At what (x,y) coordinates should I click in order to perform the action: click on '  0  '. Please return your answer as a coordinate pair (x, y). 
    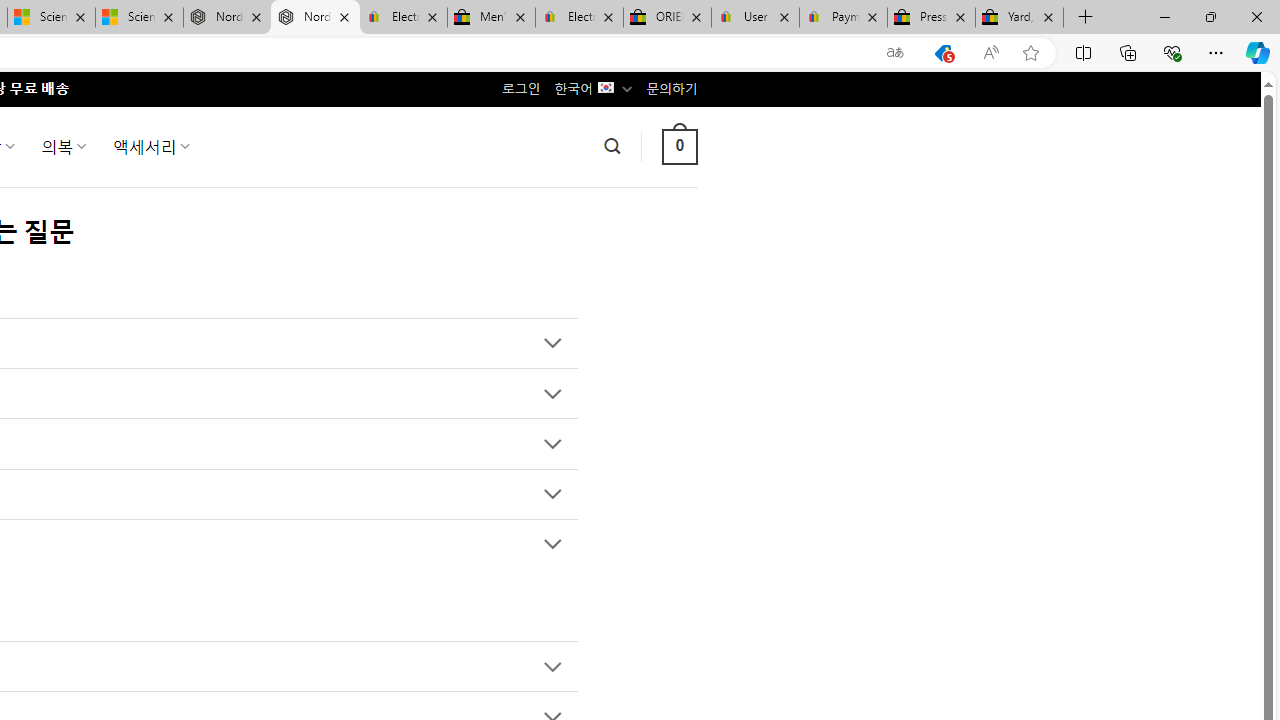
    Looking at the image, I should click on (679, 145).